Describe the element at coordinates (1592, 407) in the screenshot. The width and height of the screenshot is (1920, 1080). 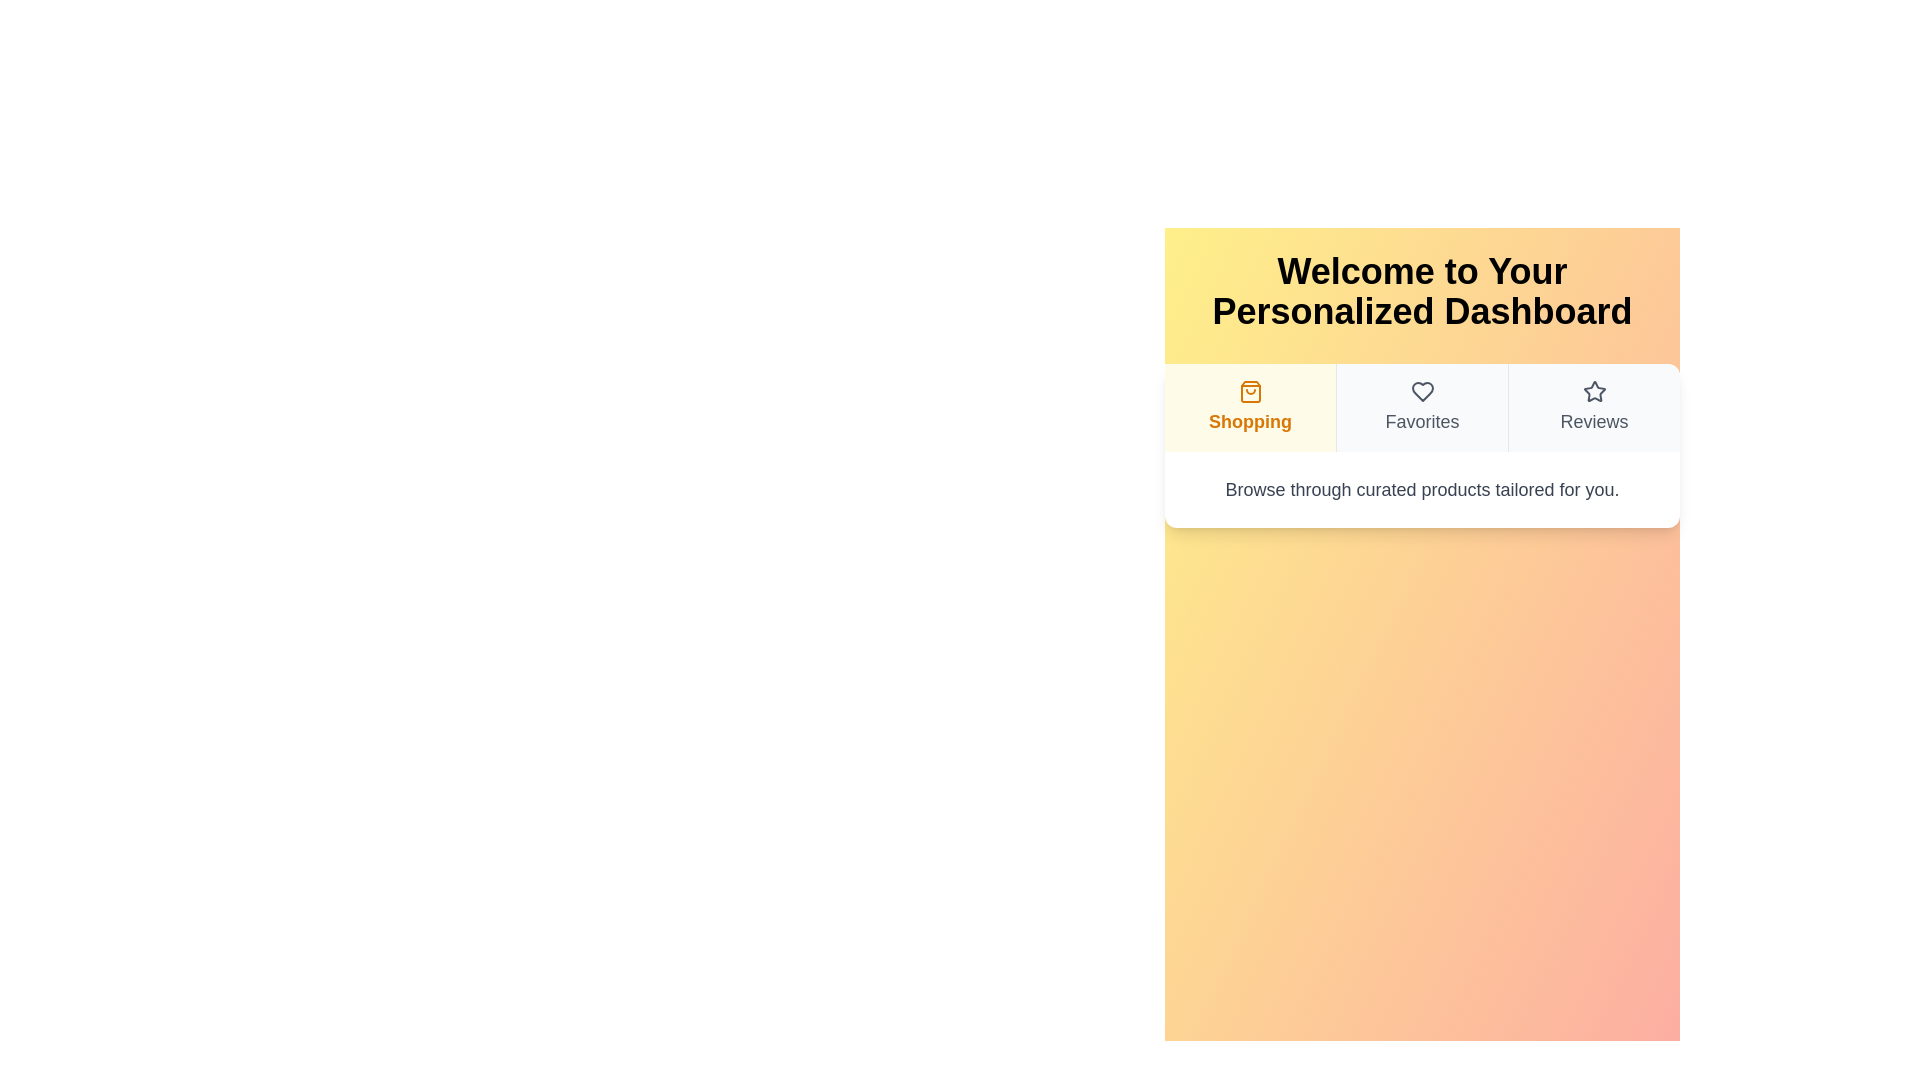
I see `the Reviews tab by clicking on its corresponding button` at that location.